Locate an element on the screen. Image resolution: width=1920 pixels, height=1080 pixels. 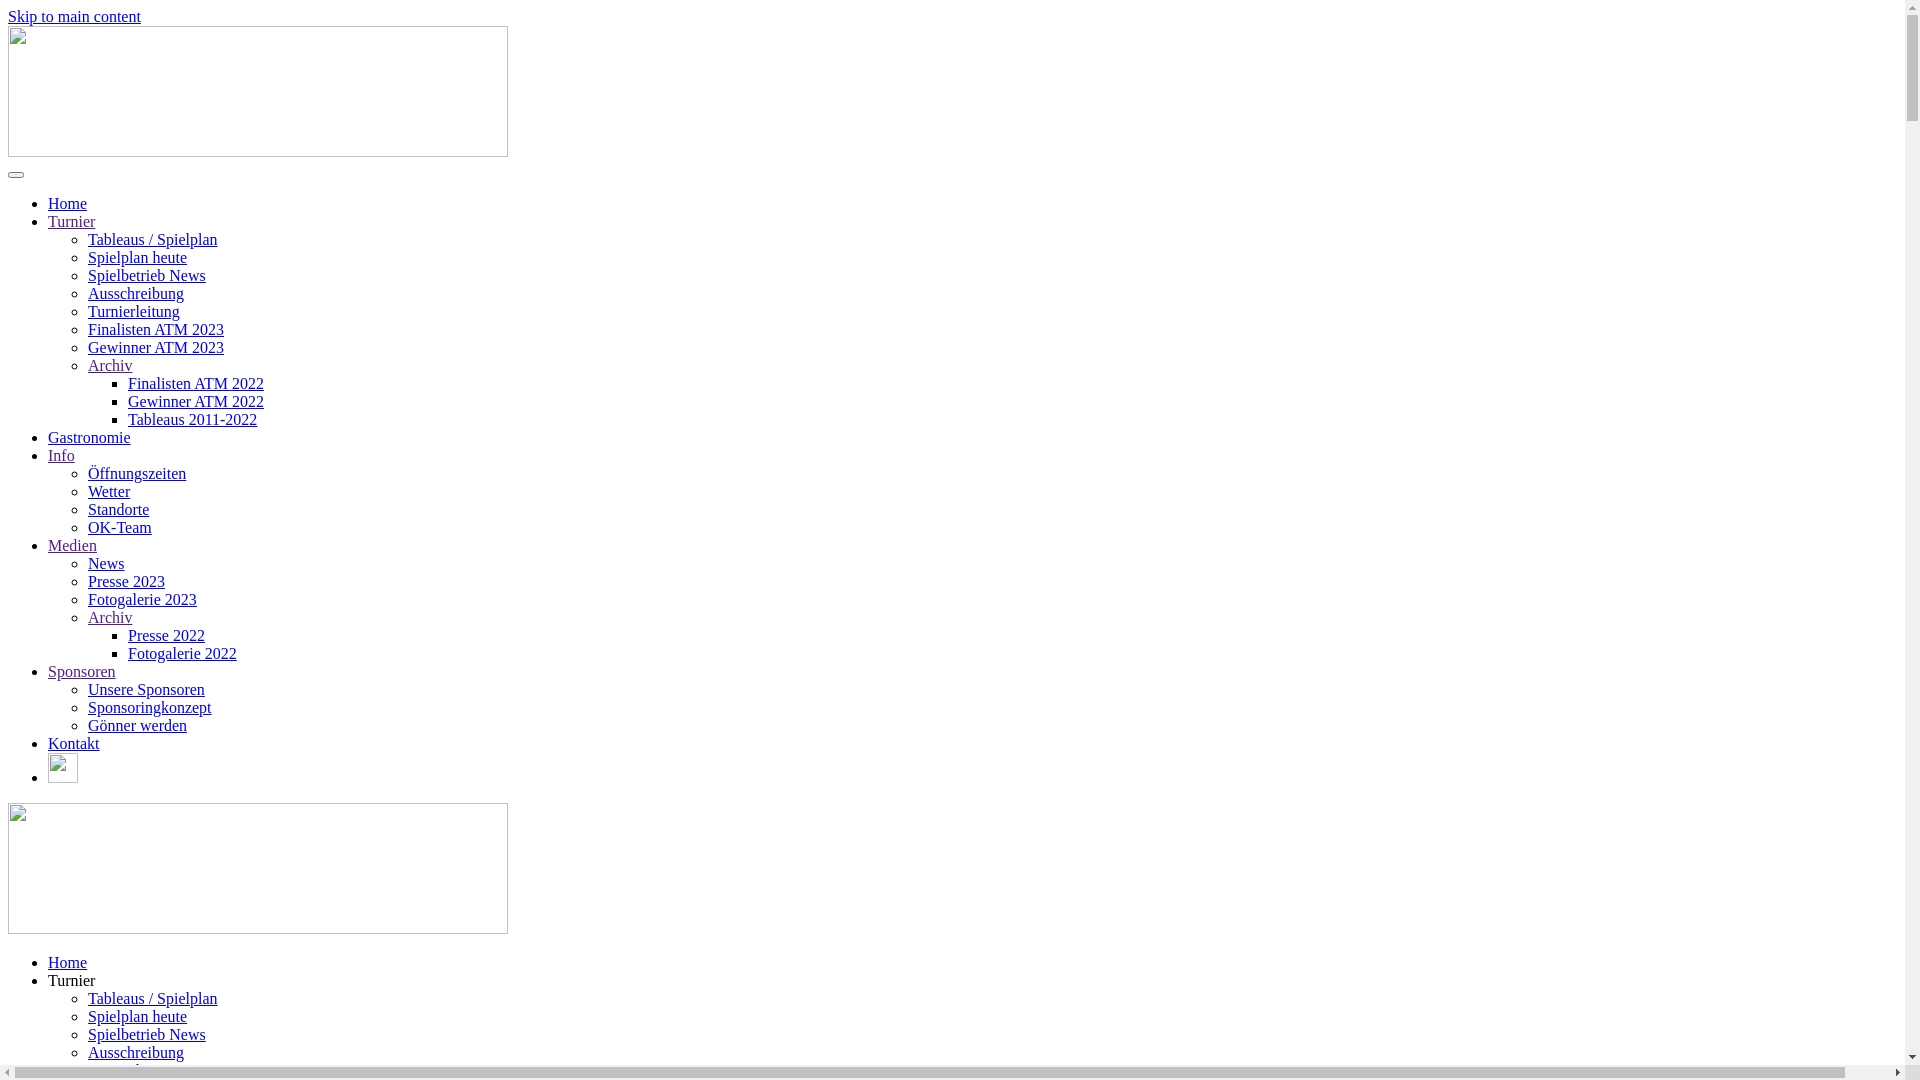
'Presse 2022' is located at coordinates (166, 635).